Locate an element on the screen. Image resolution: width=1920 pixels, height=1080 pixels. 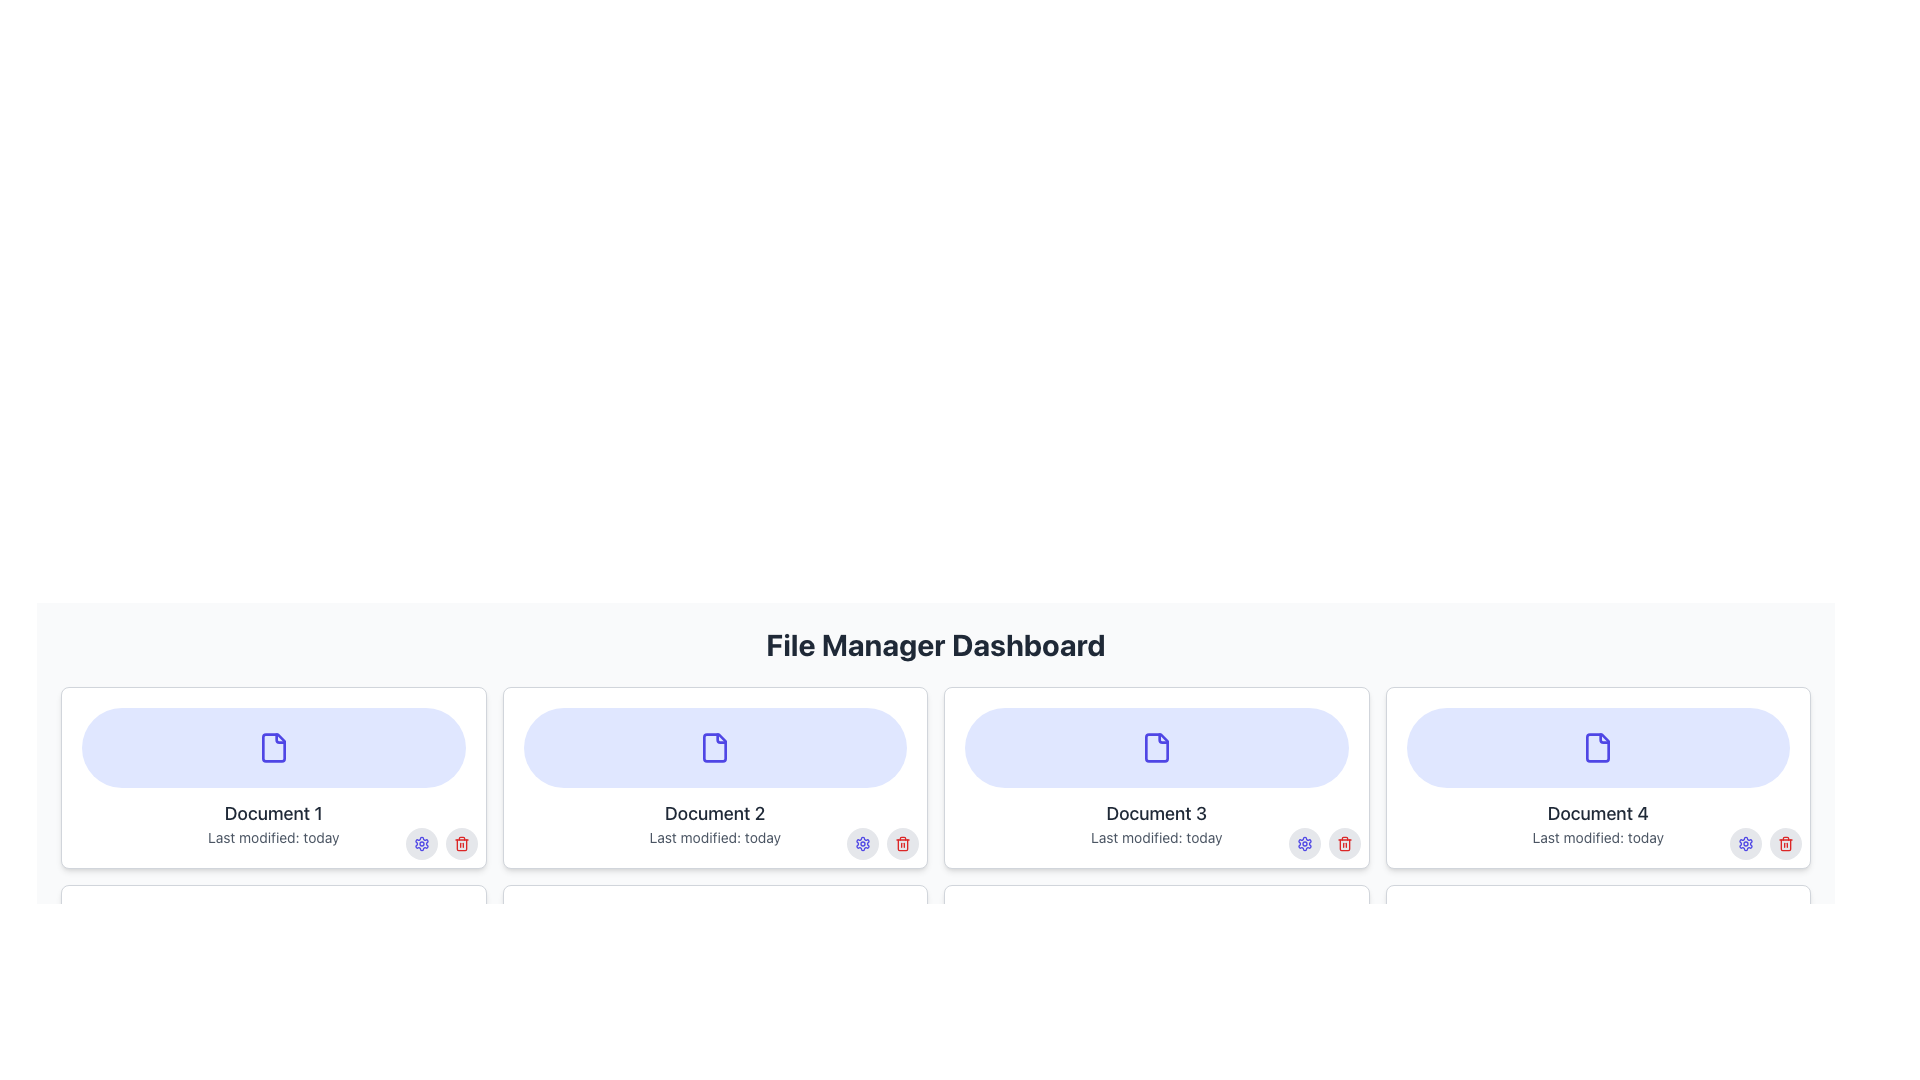
text content of the label that displays 'Last modified: today', which is styled in light gray and located below 'Document 4' is located at coordinates (1597, 837).